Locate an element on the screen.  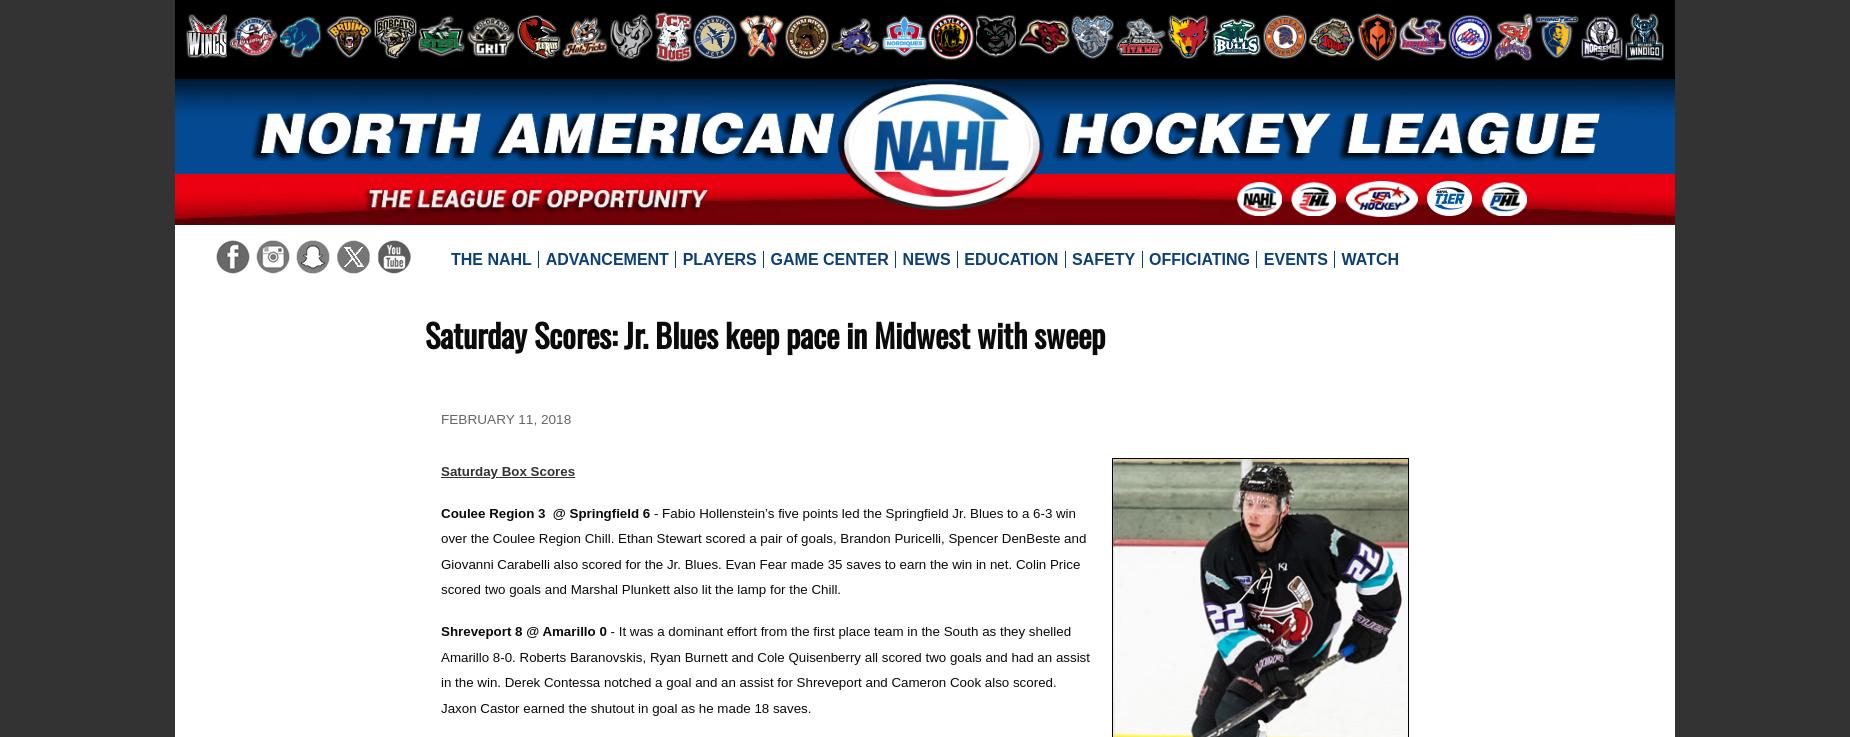
'February 11, 2018' is located at coordinates (440, 418).